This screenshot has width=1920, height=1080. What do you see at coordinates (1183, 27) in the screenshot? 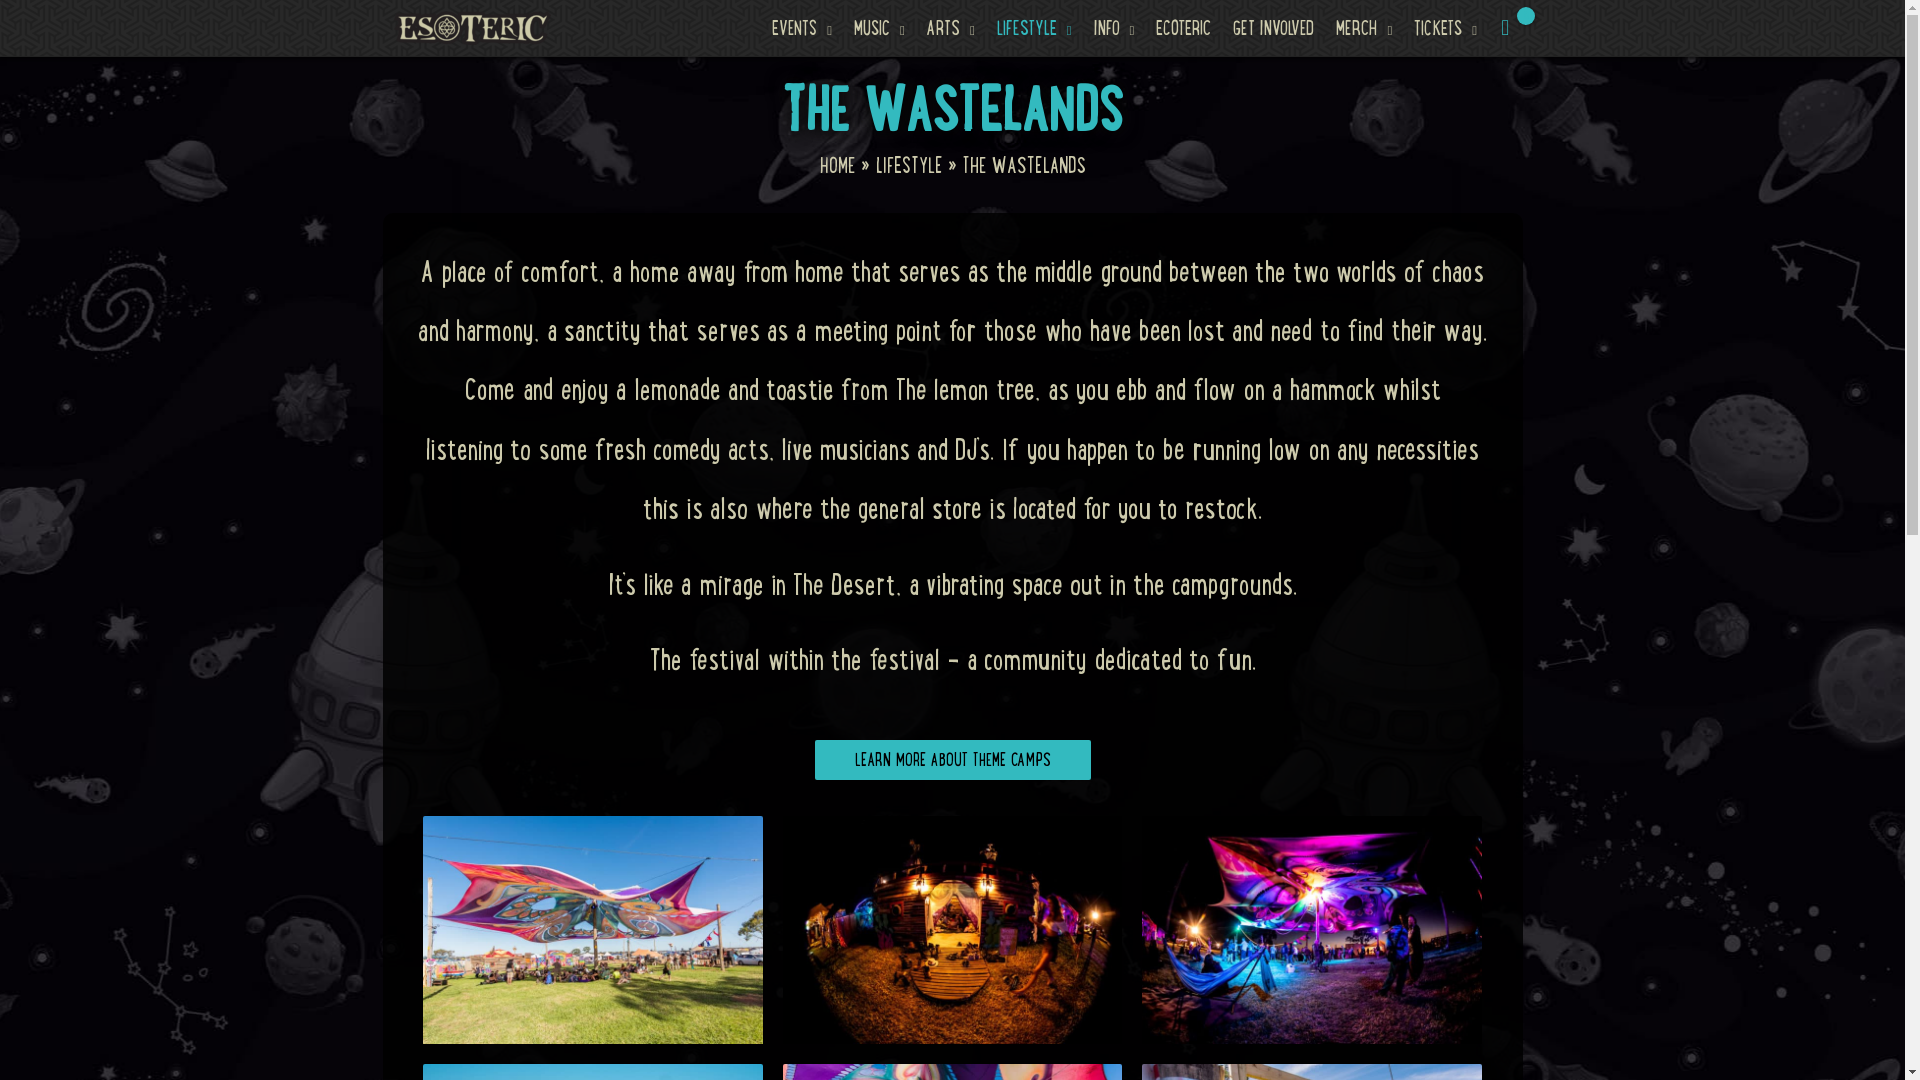
I see `'ECOTERIC'` at bounding box center [1183, 27].